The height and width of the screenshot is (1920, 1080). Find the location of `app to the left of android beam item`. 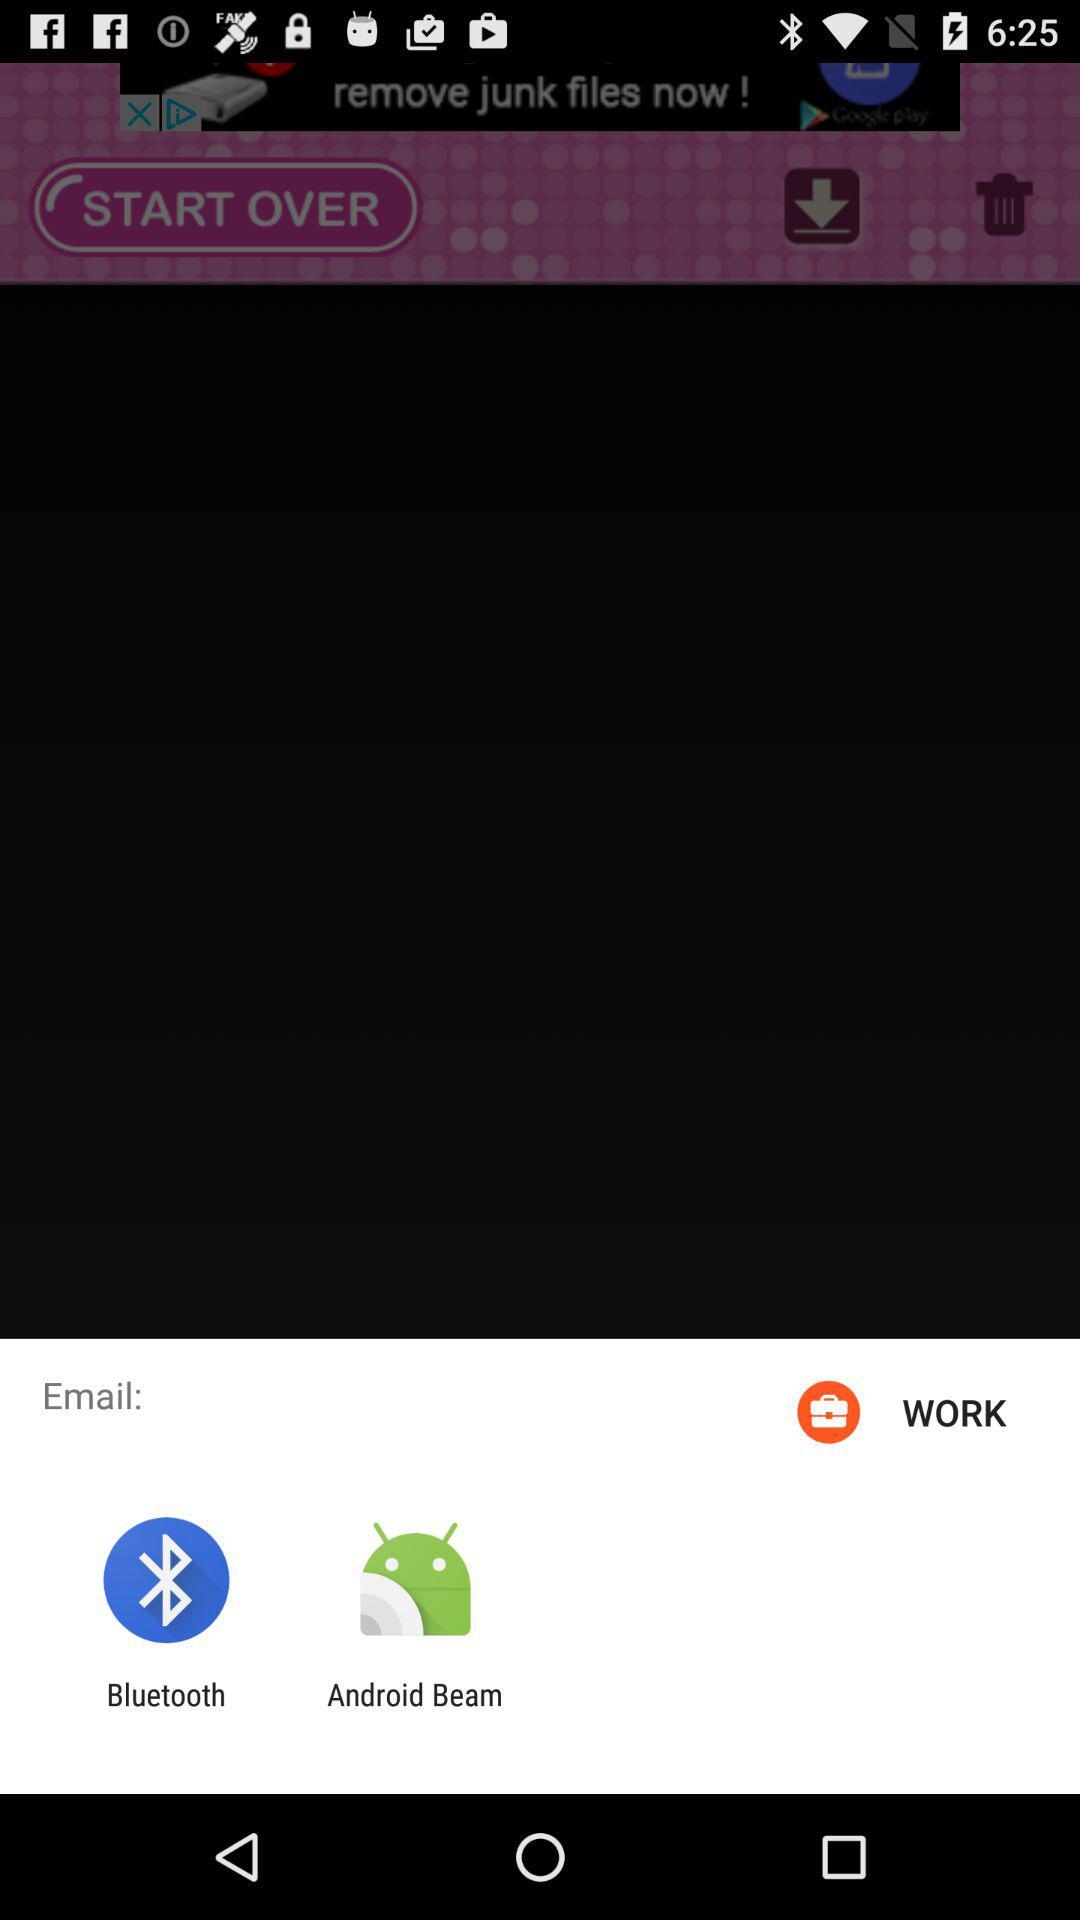

app to the left of android beam item is located at coordinates (165, 1711).